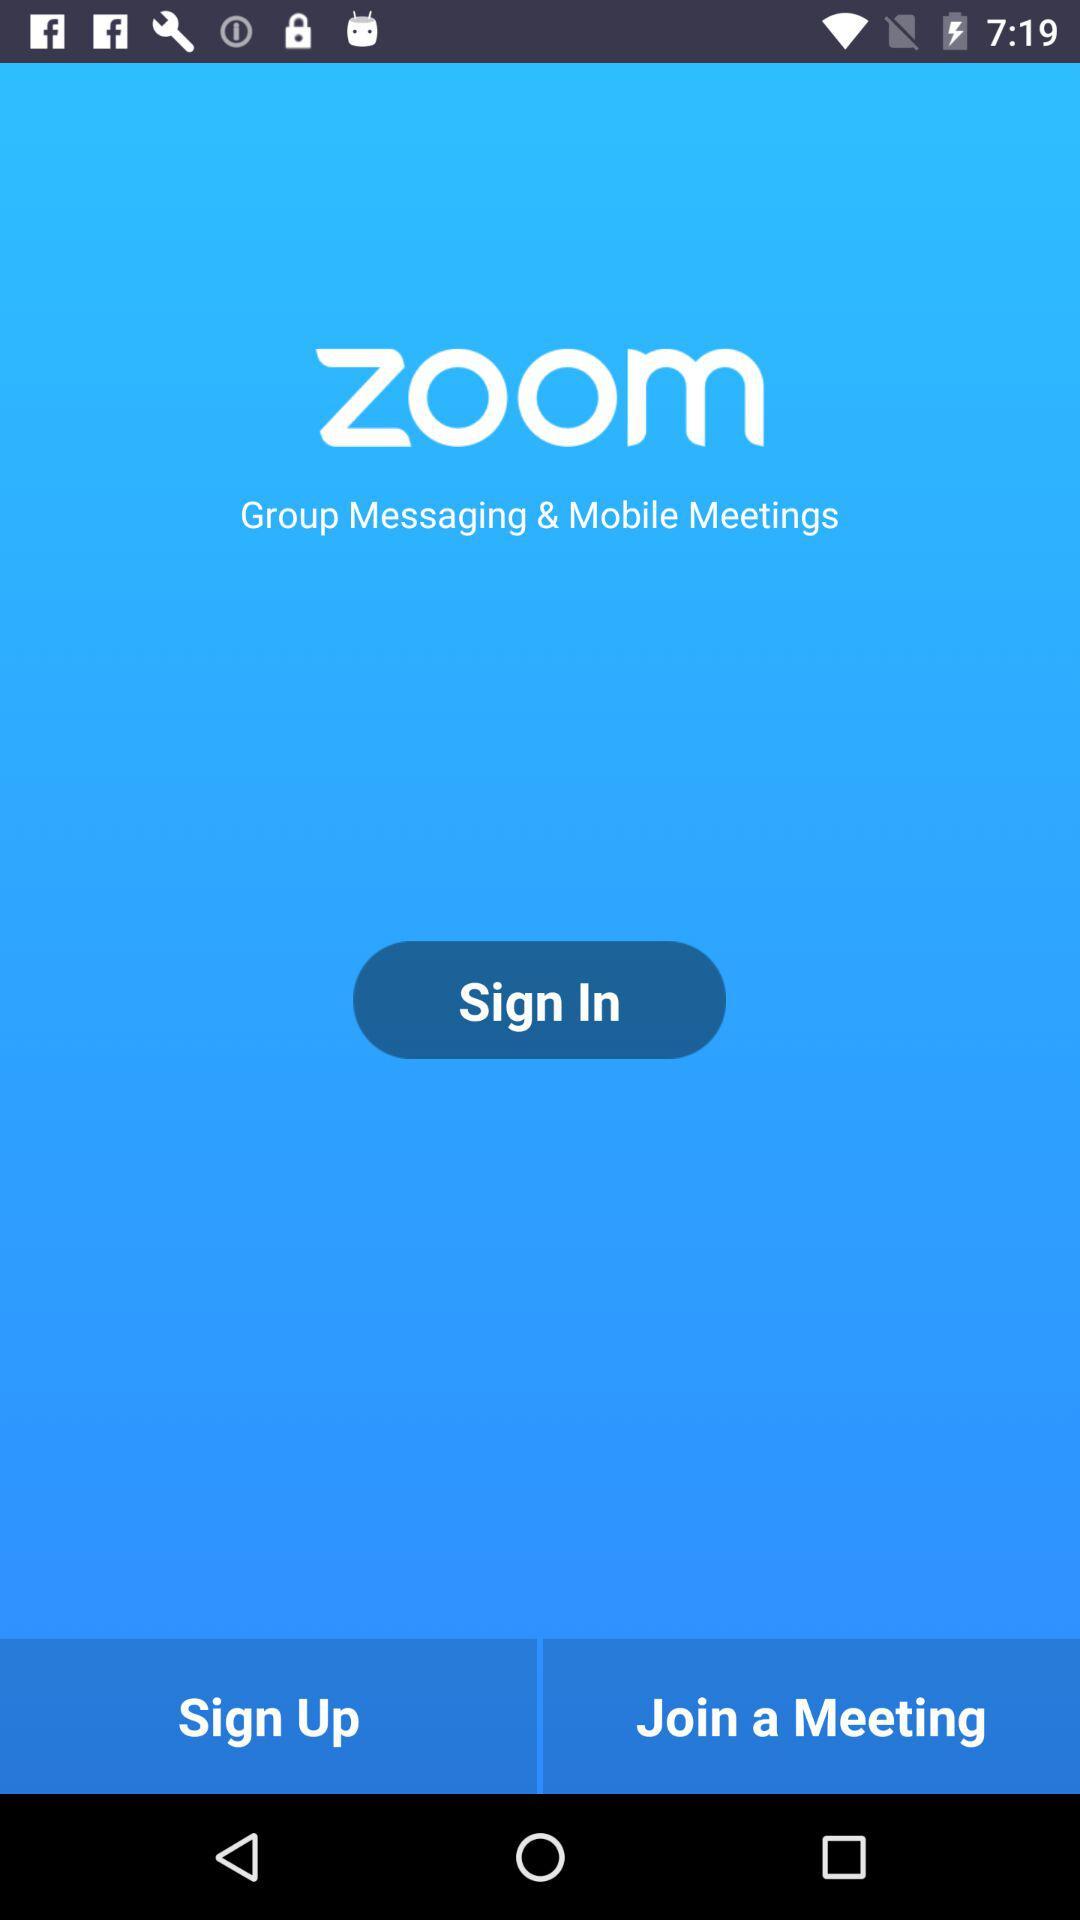 This screenshot has width=1080, height=1920. Describe the element at coordinates (538, 1000) in the screenshot. I see `sign in icon` at that location.